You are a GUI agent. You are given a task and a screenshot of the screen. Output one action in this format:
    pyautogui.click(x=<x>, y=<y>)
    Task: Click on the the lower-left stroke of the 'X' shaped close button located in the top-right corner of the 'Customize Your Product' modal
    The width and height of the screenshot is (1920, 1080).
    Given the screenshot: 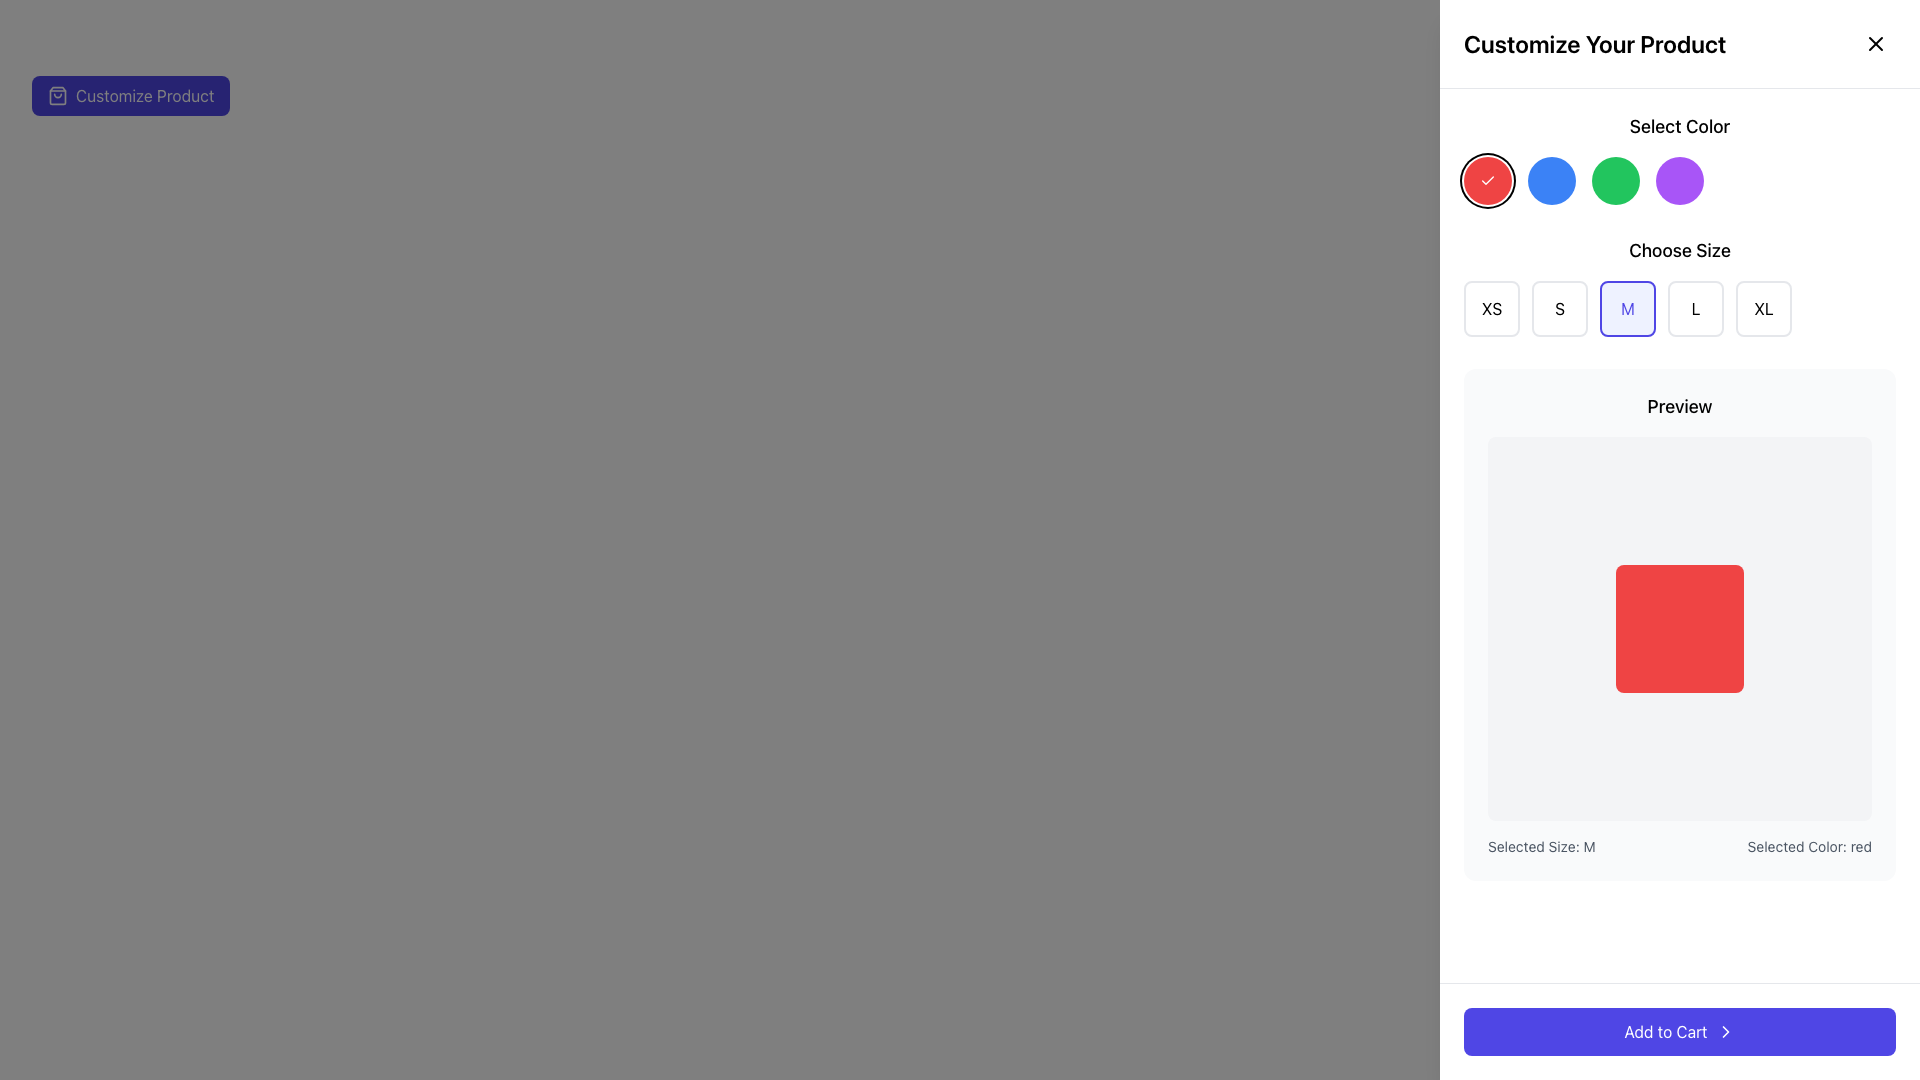 What is the action you would take?
    pyautogui.click(x=1875, y=43)
    